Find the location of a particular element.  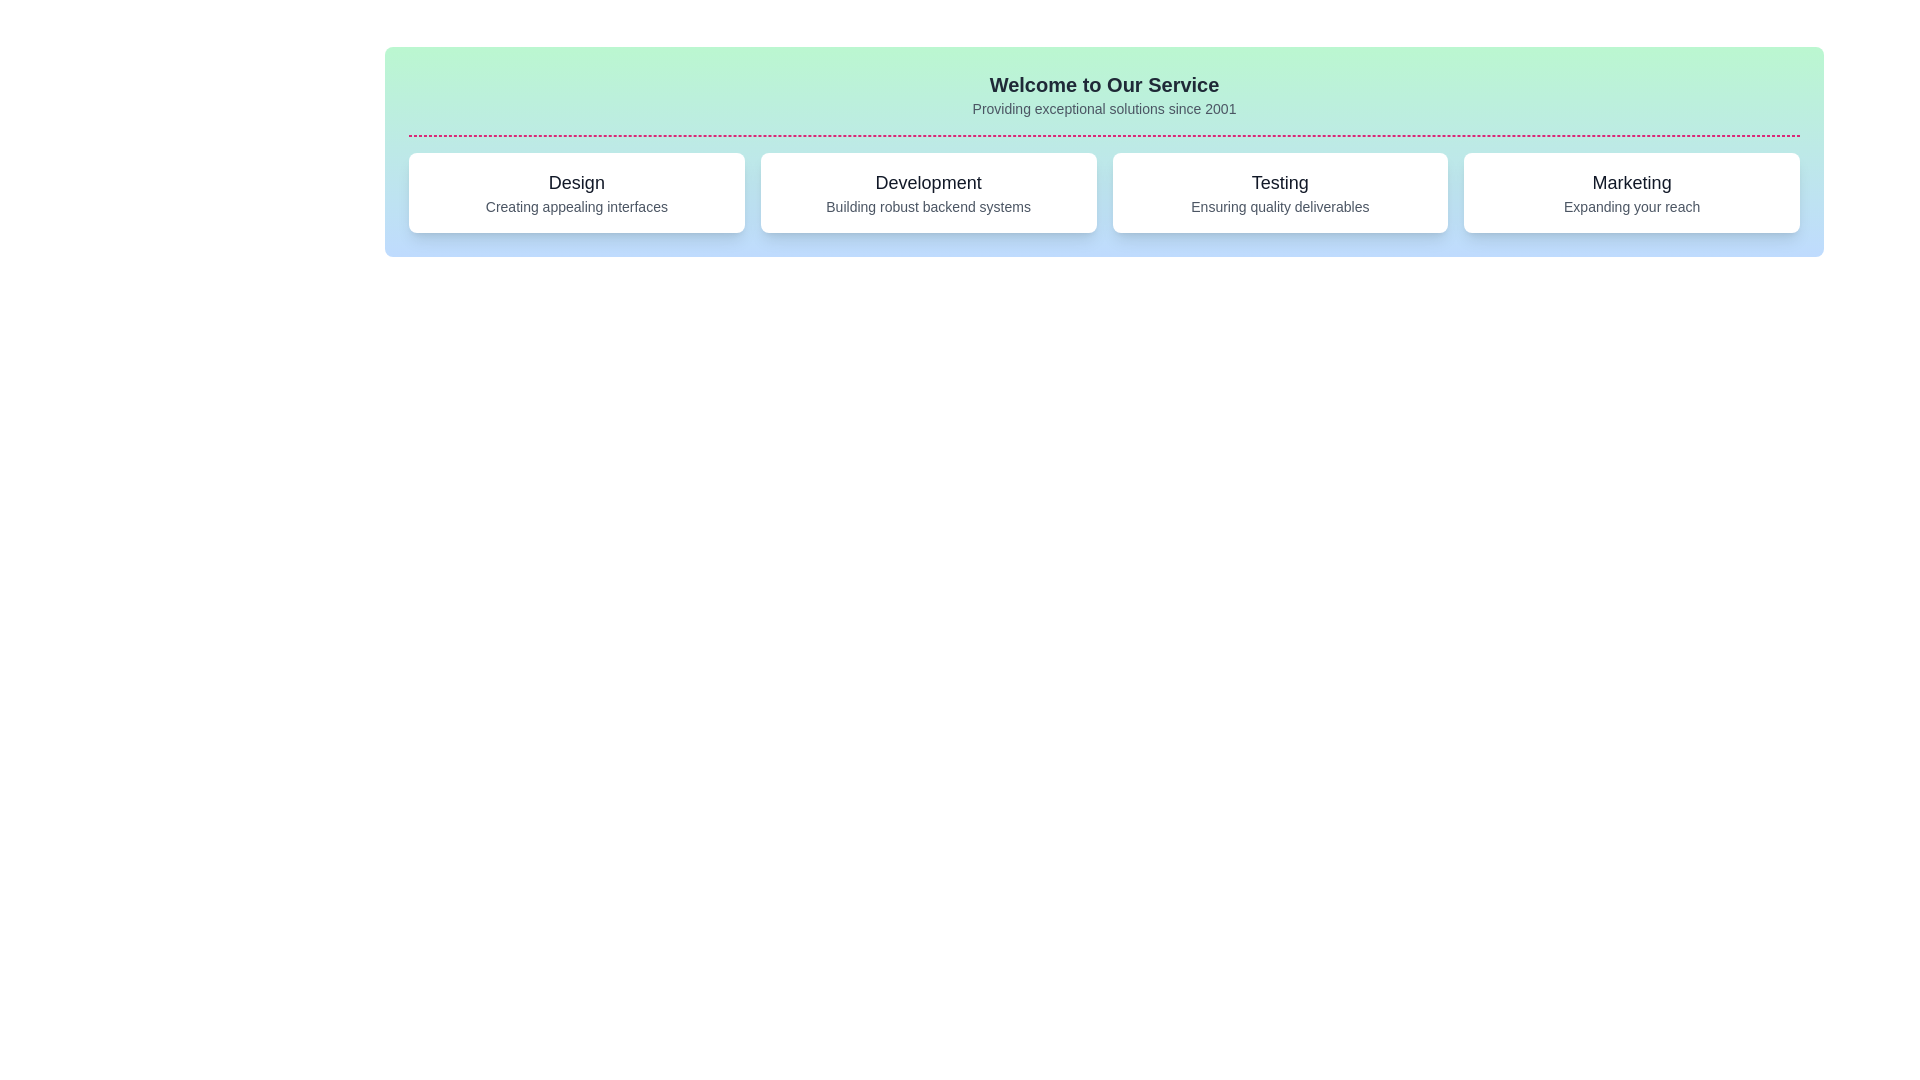

the decorative horizontal line that visually separates the introductory text from the subsequent content, located just beneath the 'Welcome to Our Service' title and 'Providing exceptional solutions since 2001' subtitle is located at coordinates (1103, 135).